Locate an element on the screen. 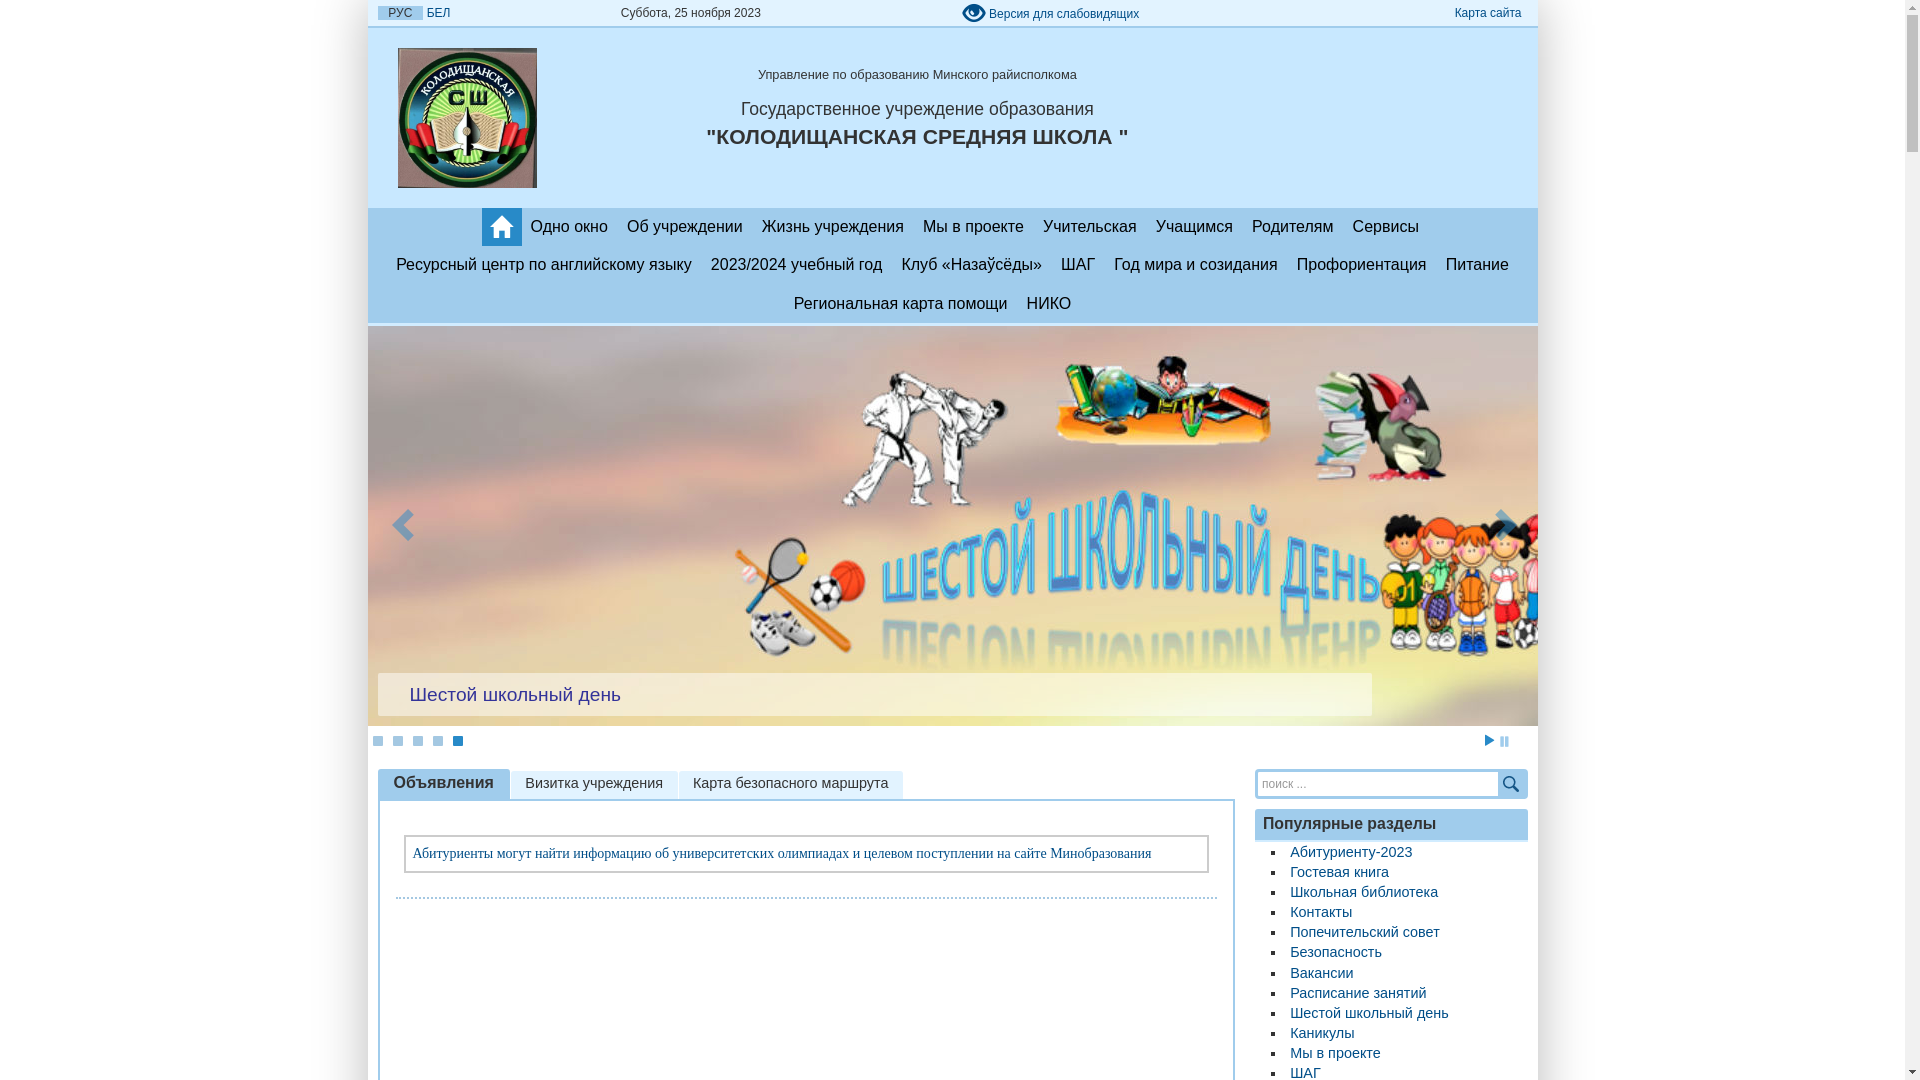  '3' is located at coordinates (416, 740).